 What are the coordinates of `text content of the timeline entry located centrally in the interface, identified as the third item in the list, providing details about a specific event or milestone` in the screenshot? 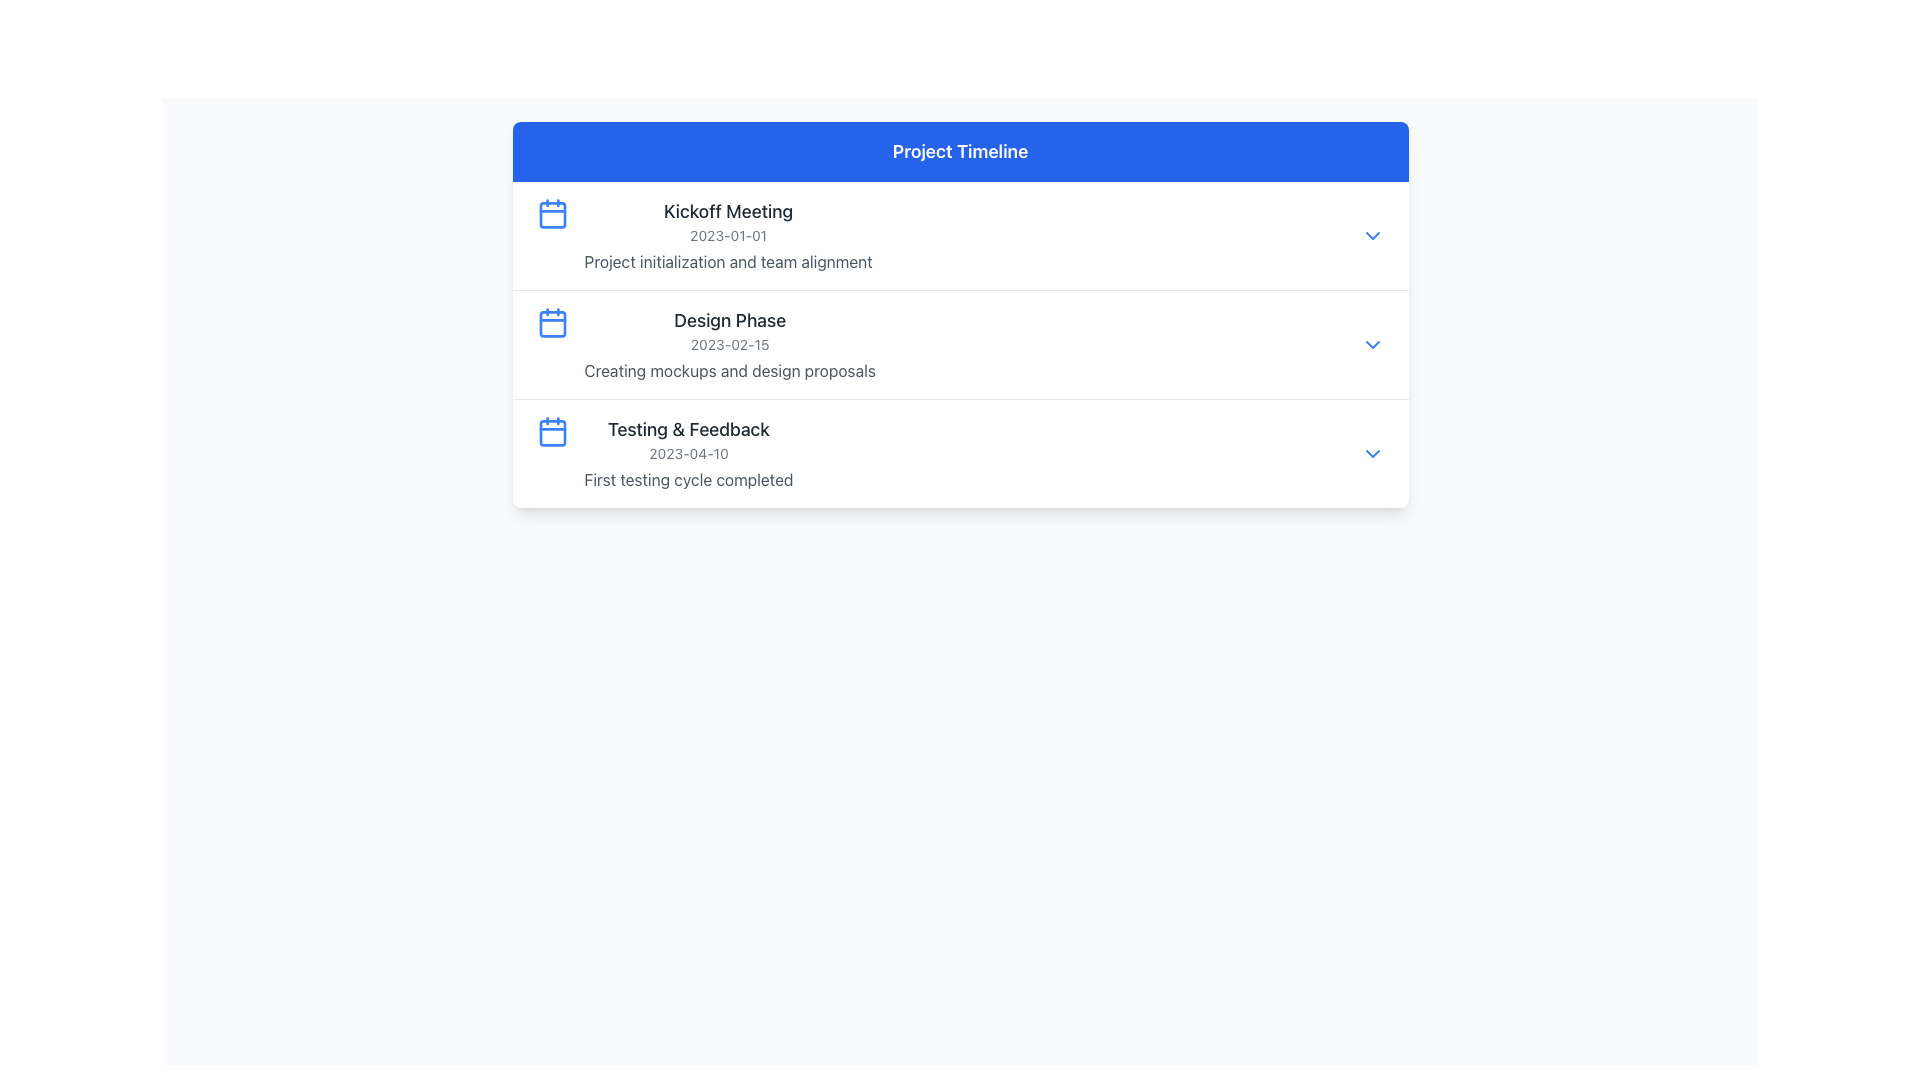 It's located at (665, 454).